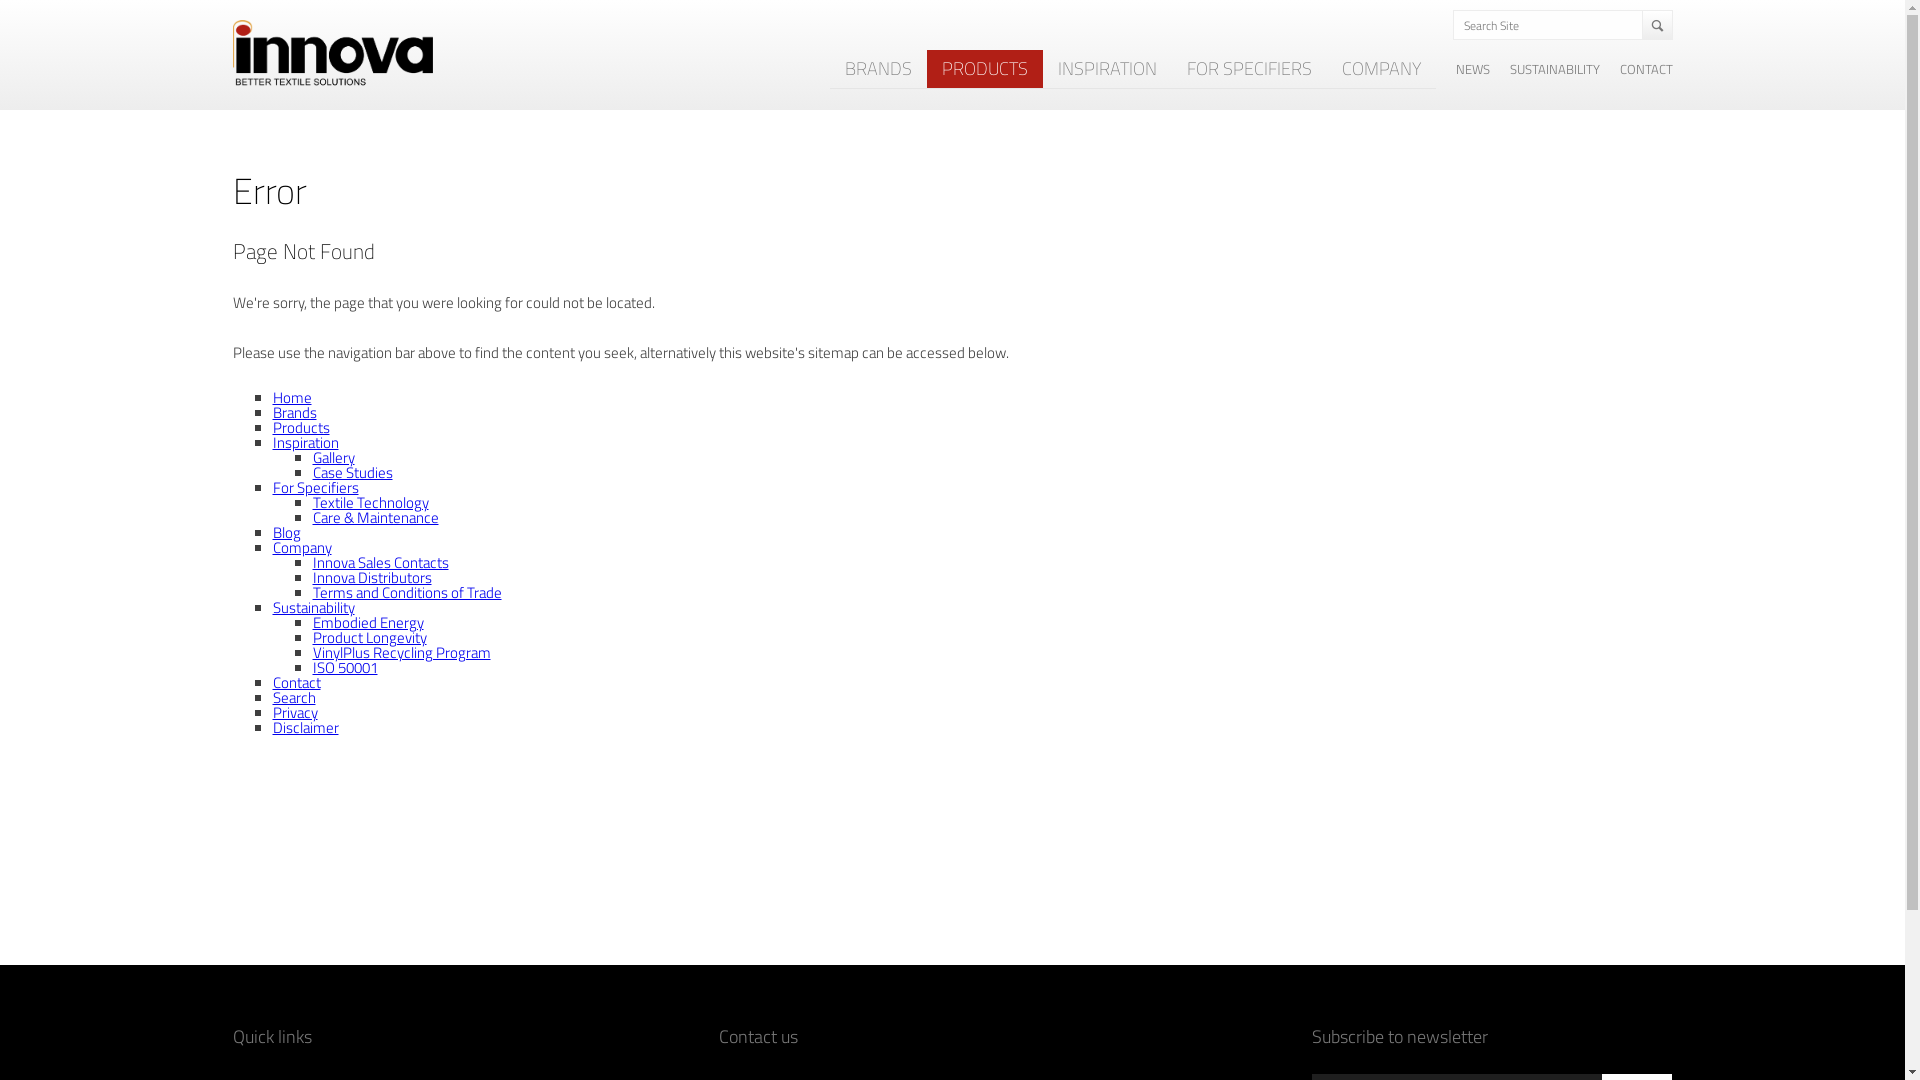 This screenshot has width=1920, height=1080. I want to click on 'Sustainability', so click(311, 606).